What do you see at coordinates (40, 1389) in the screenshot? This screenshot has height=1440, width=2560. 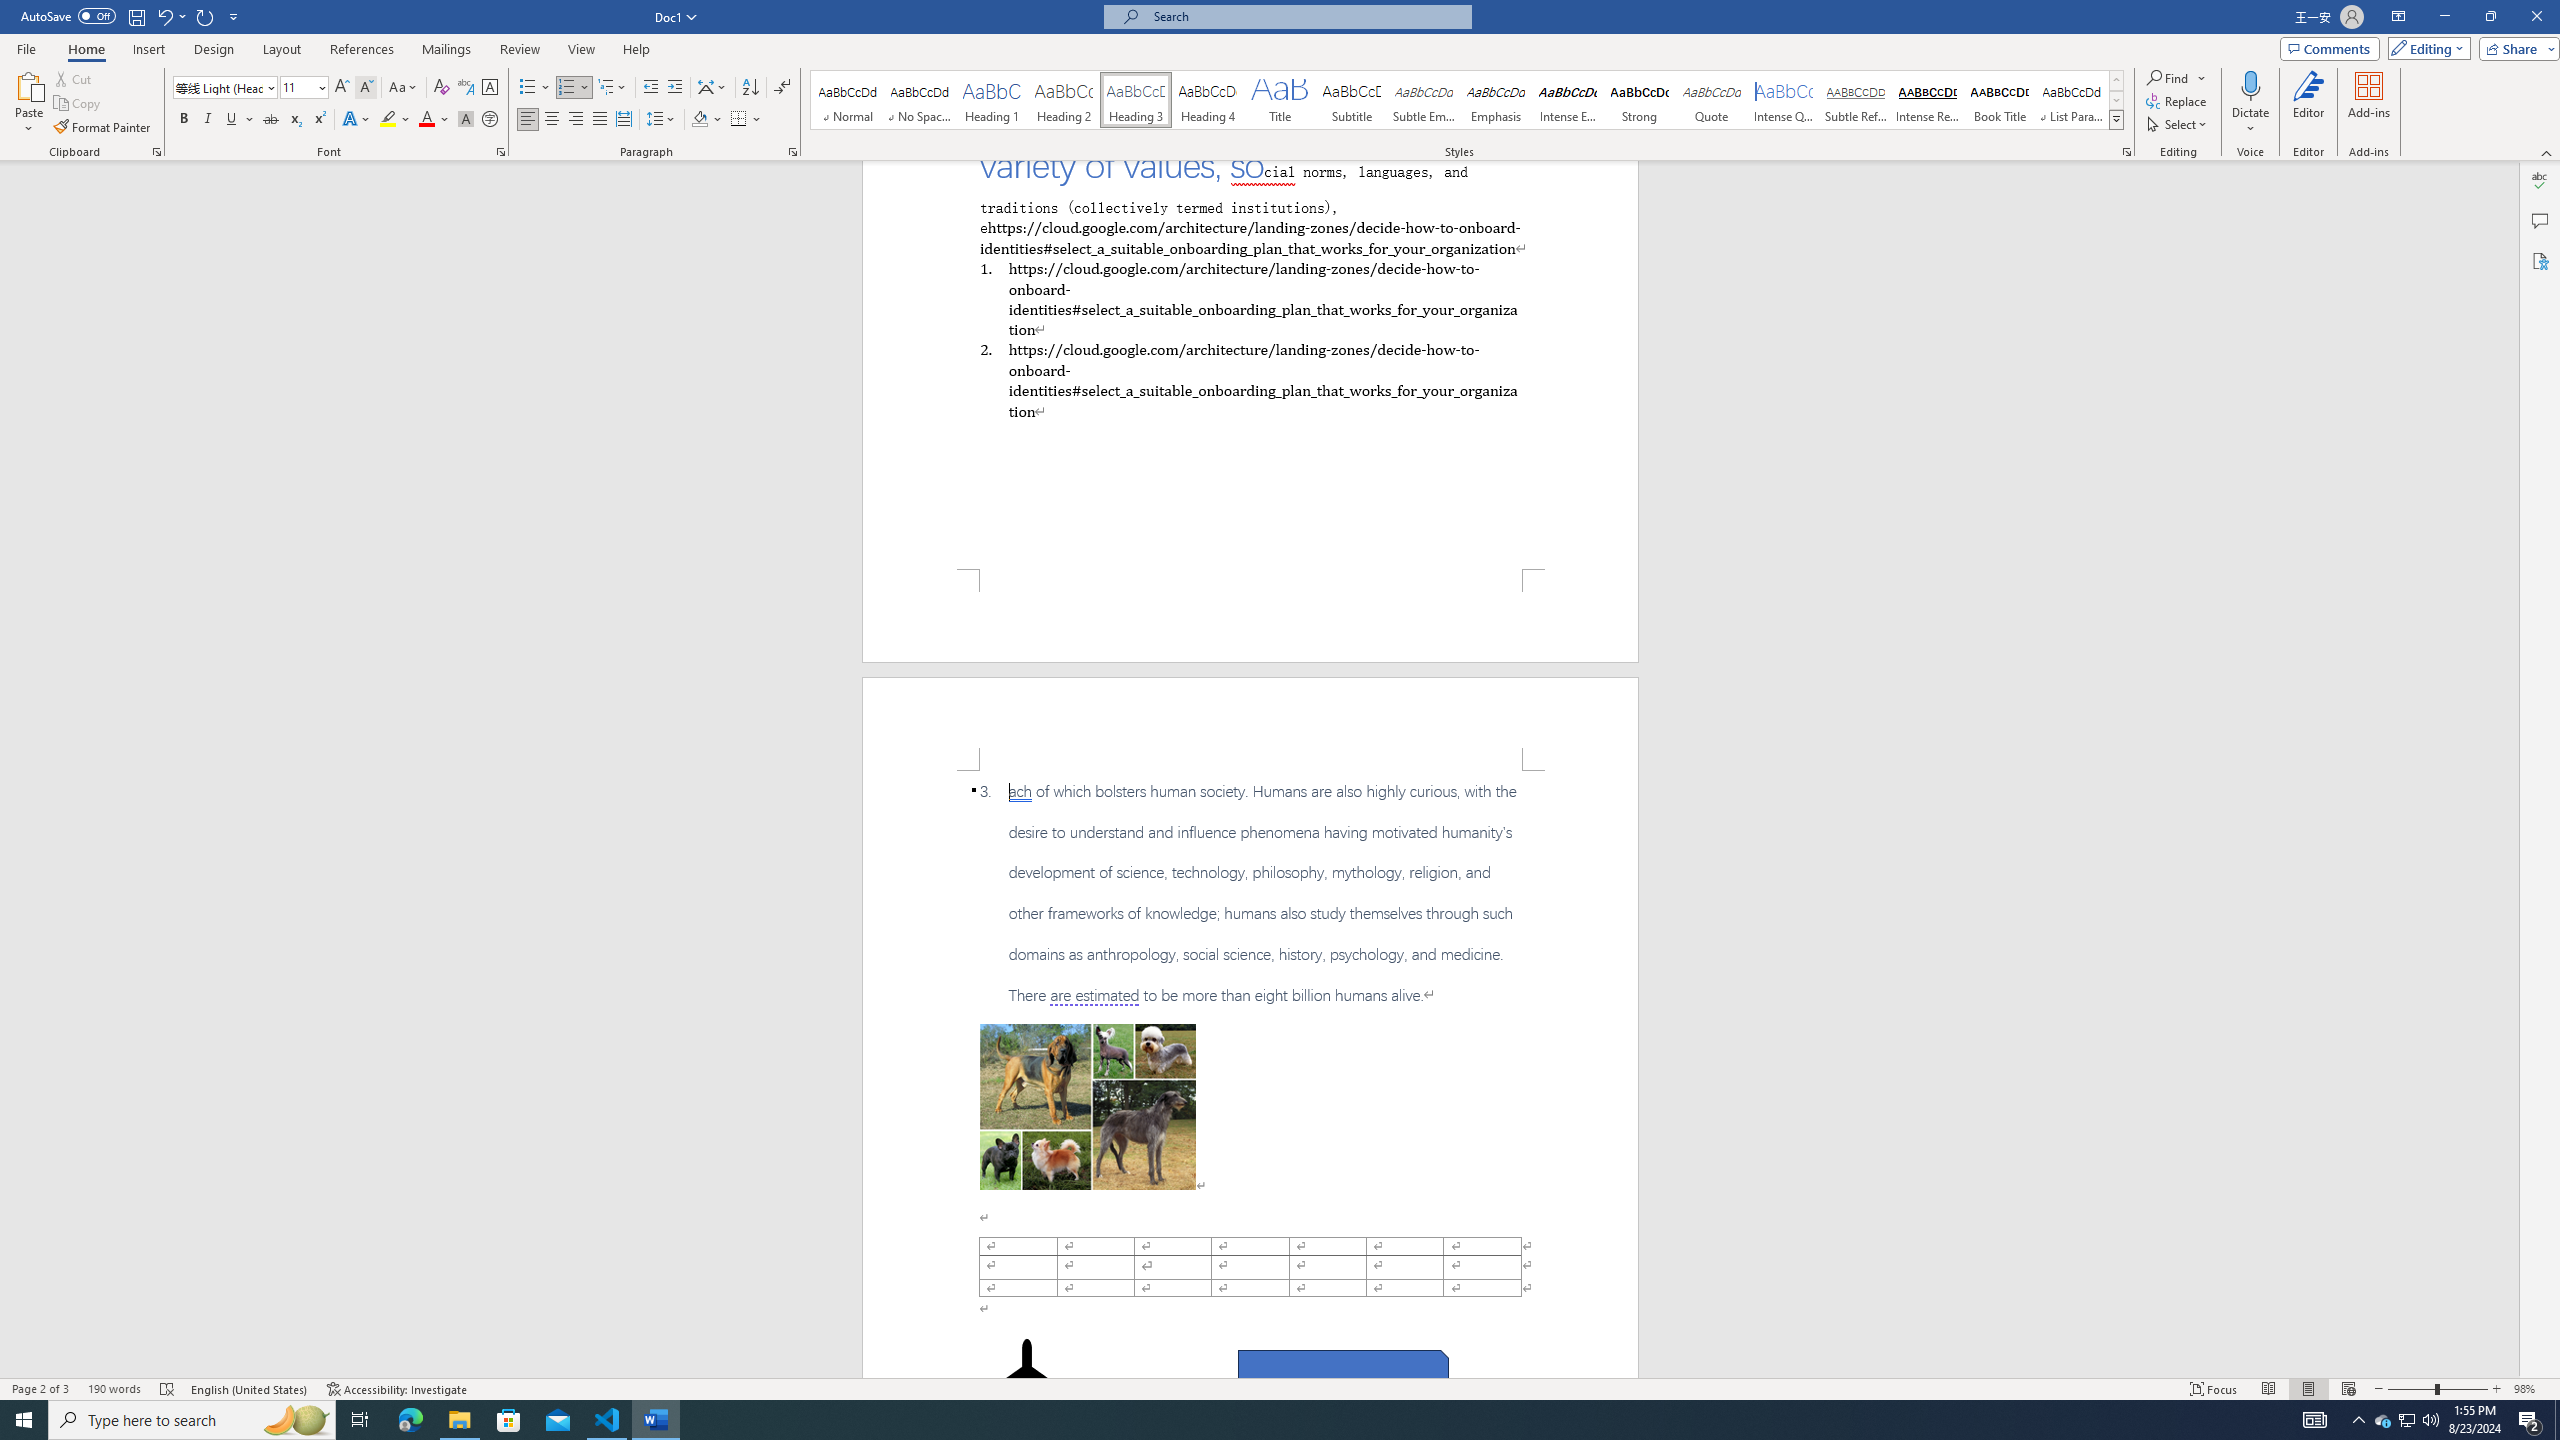 I see `'Page Number Page 2 of 3'` at bounding box center [40, 1389].